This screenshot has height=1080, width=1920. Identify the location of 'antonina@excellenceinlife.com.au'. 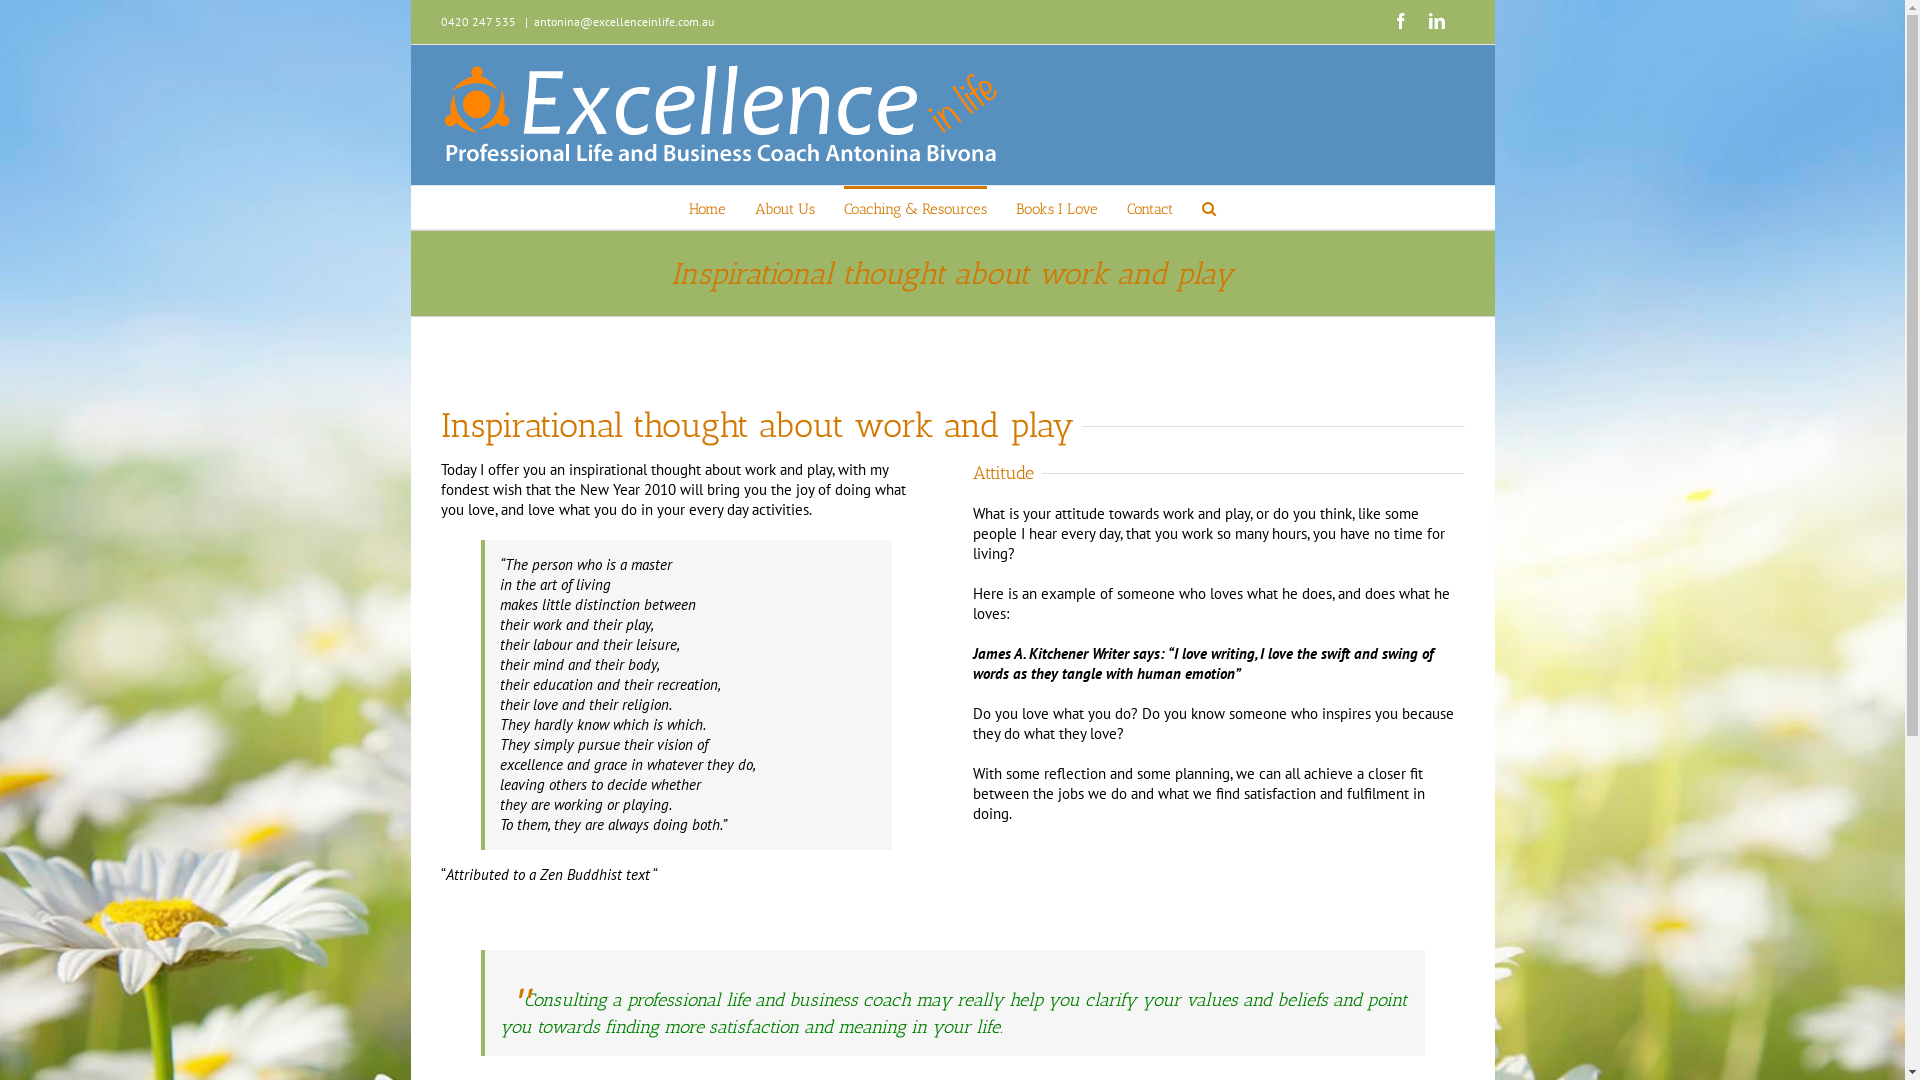
(623, 21).